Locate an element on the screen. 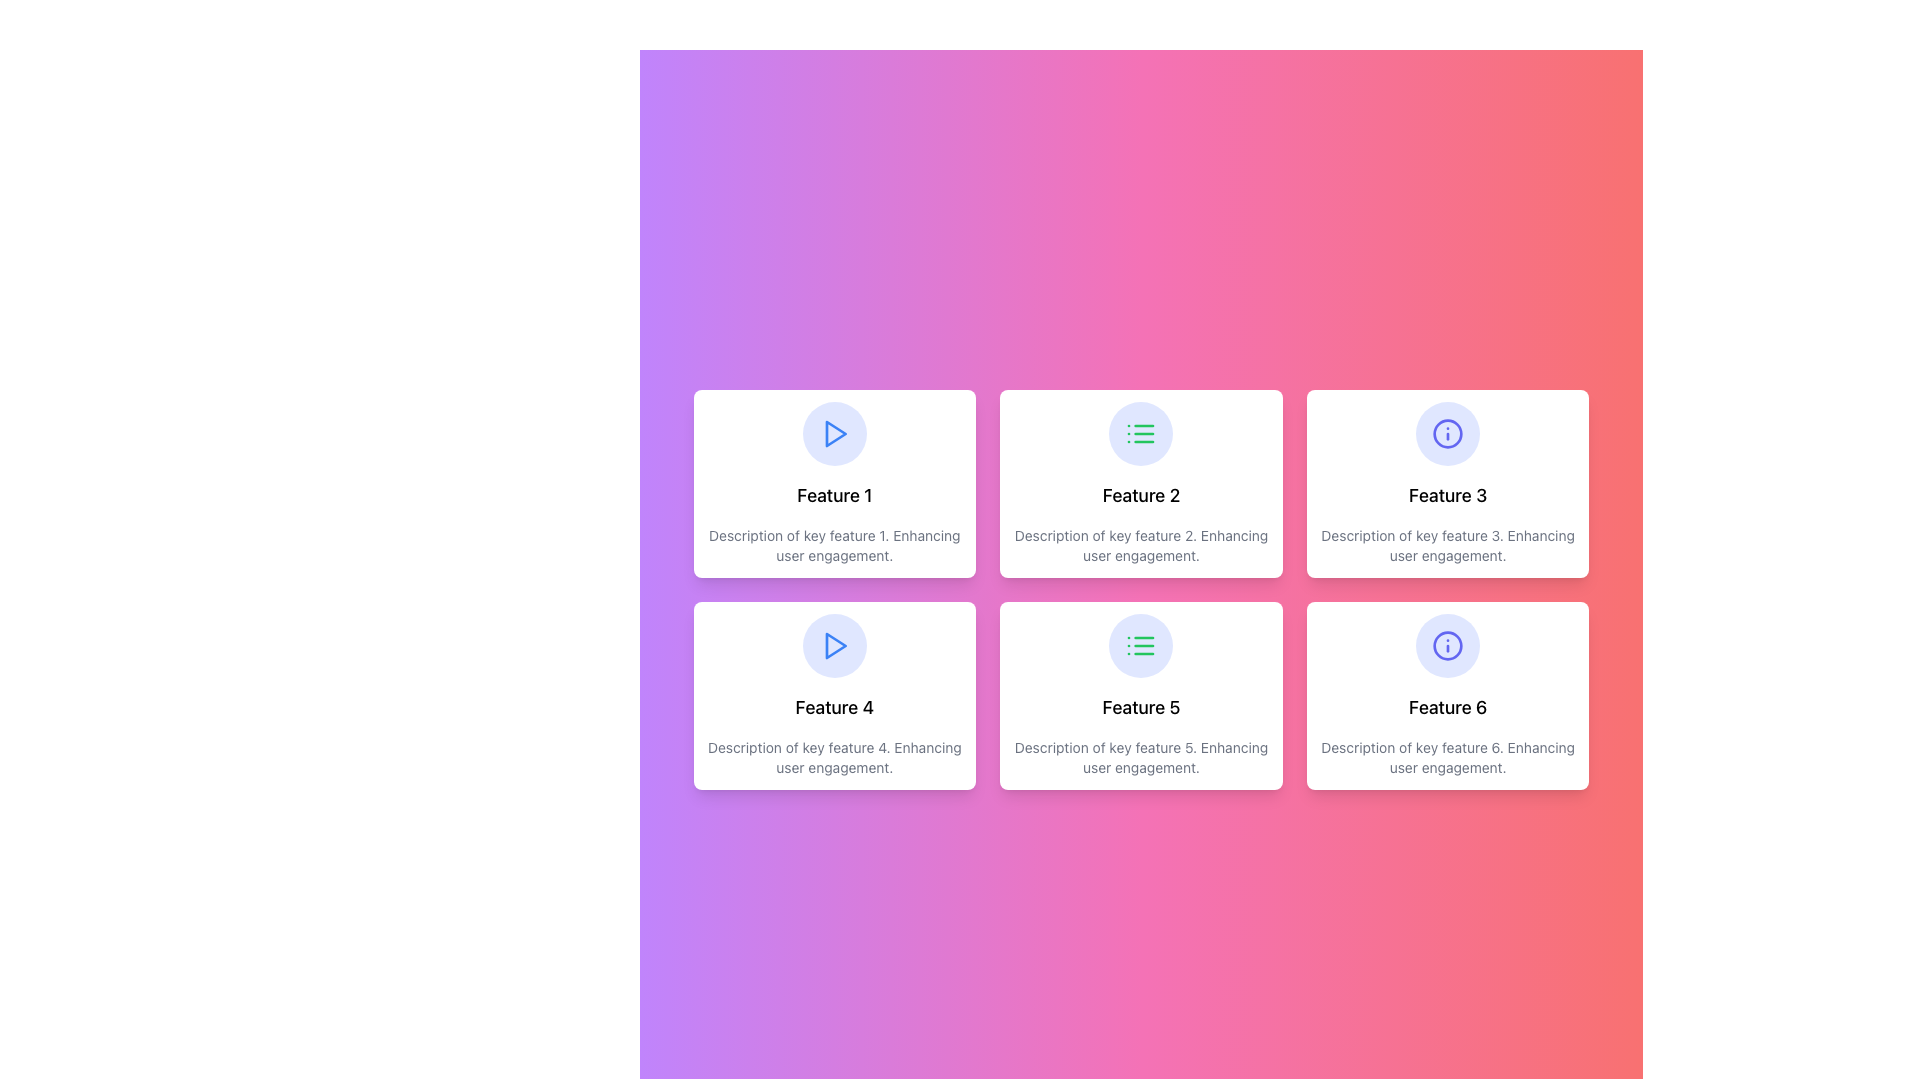  the information icon, which is a blue circular shape located at the top center of the 'Feature 3' card is located at coordinates (1448, 433).